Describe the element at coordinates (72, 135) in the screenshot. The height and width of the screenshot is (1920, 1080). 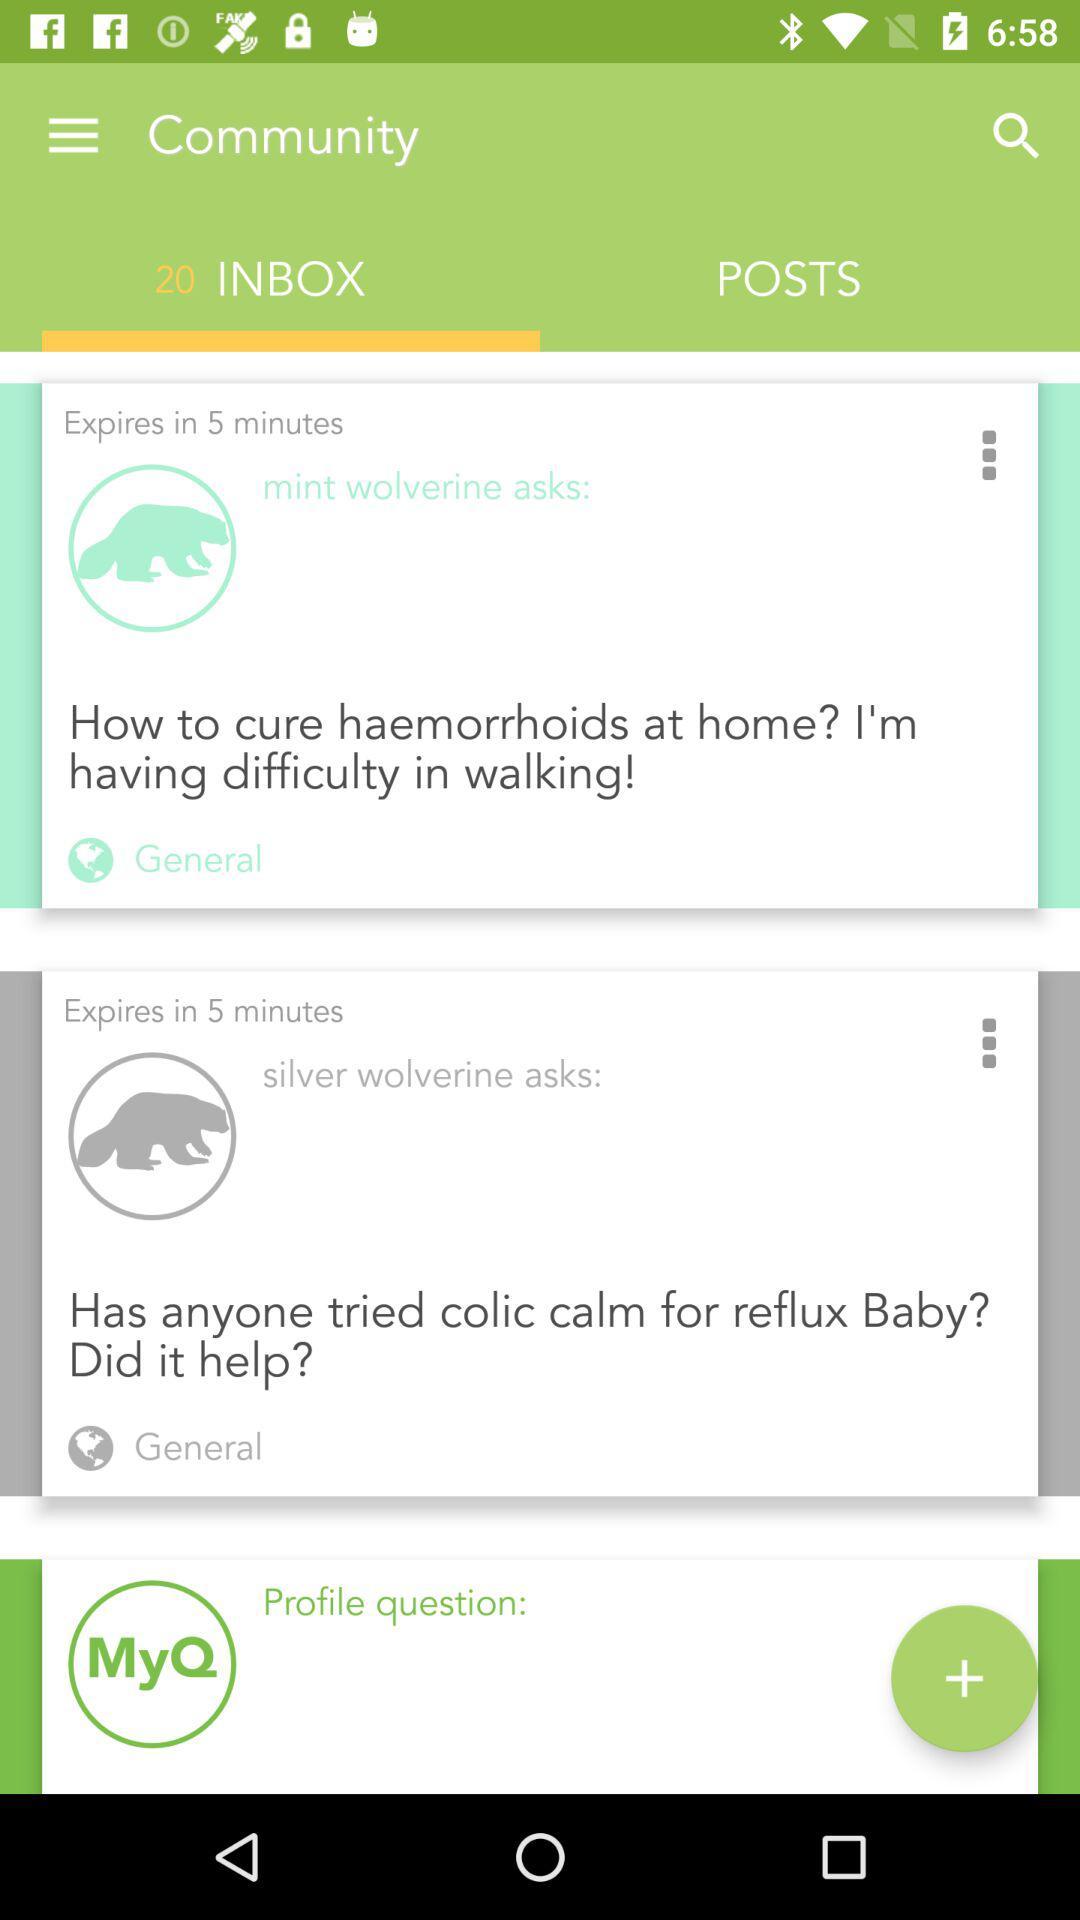
I see `the icon above 20 icon` at that location.